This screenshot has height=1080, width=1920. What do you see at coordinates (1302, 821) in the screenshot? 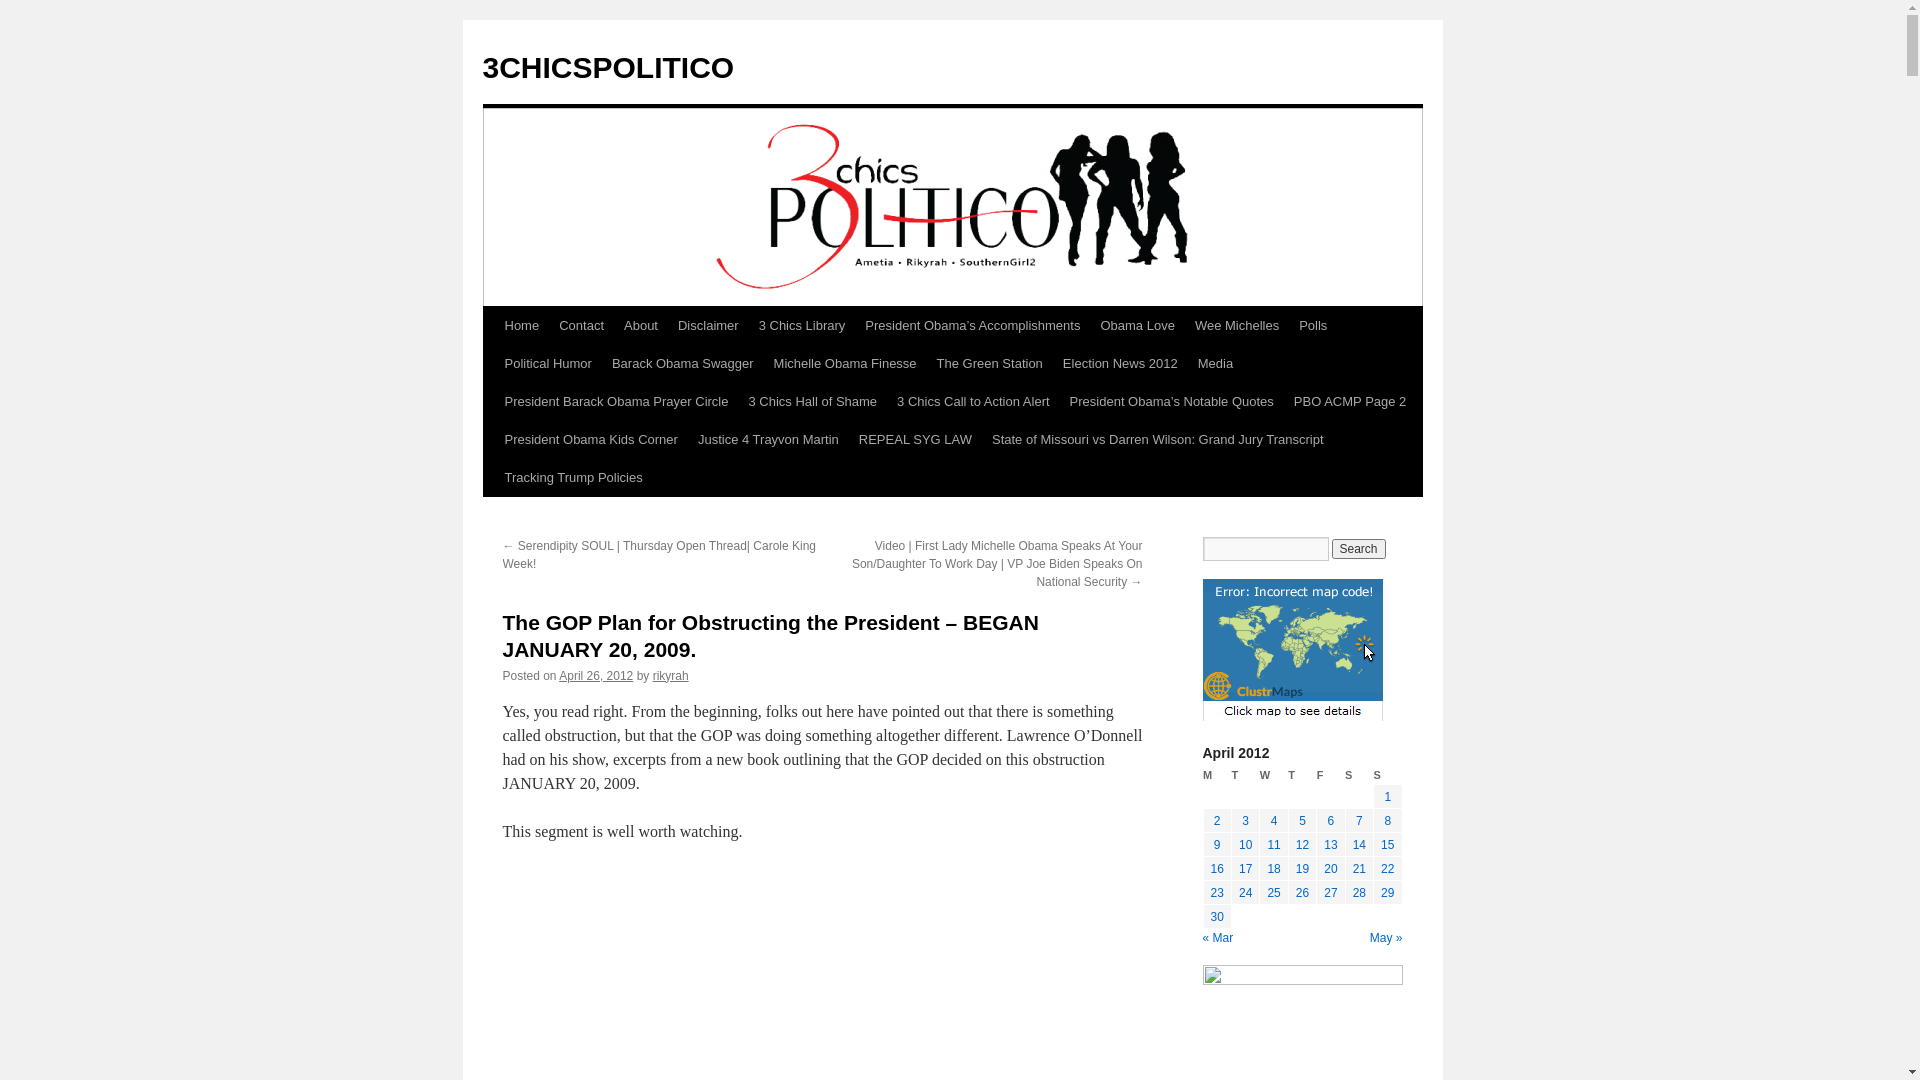
I see `'5'` at bounding box center [1302, 821].